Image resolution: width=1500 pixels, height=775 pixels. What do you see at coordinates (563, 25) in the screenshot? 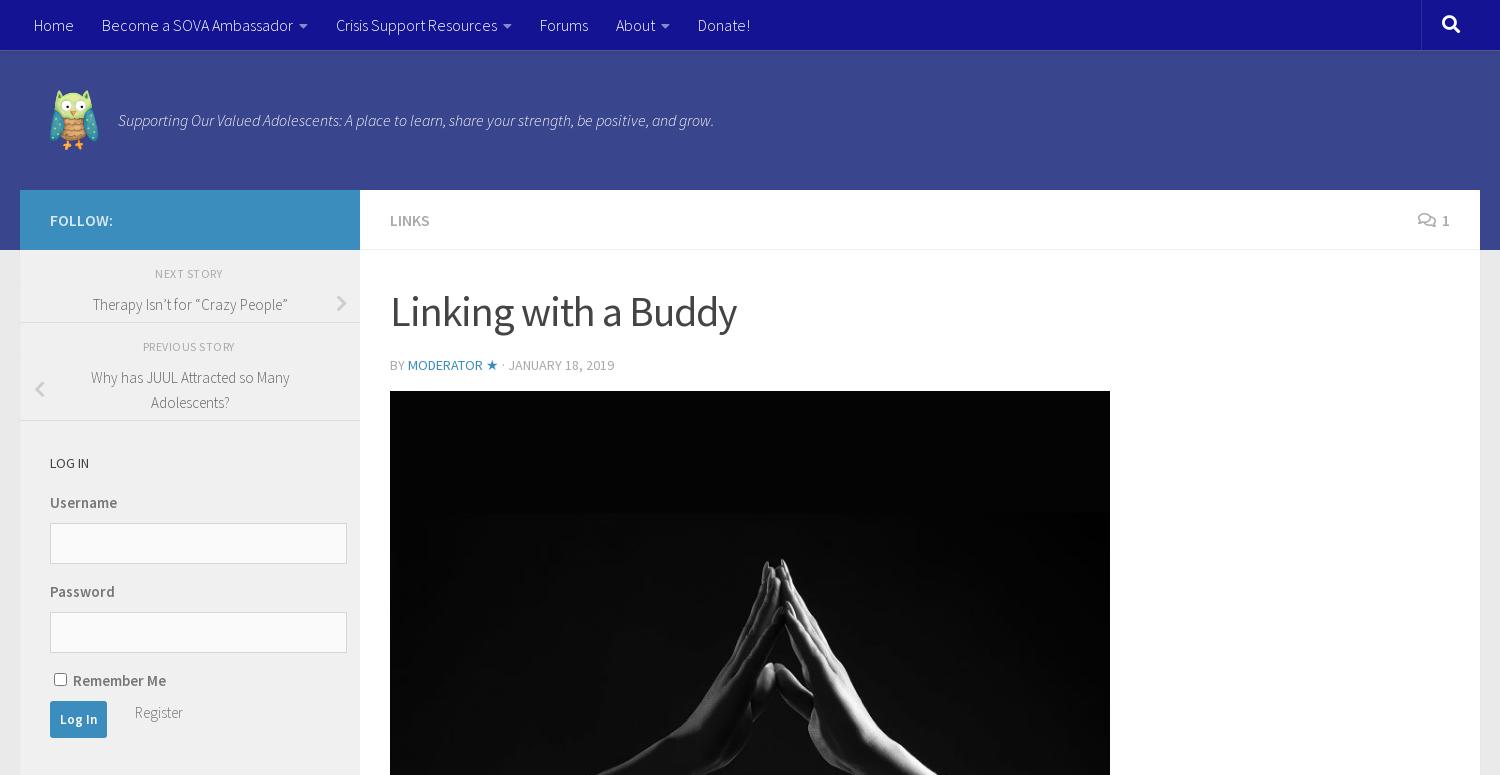
I see `'Forums'` at bounding box center [563, 25].